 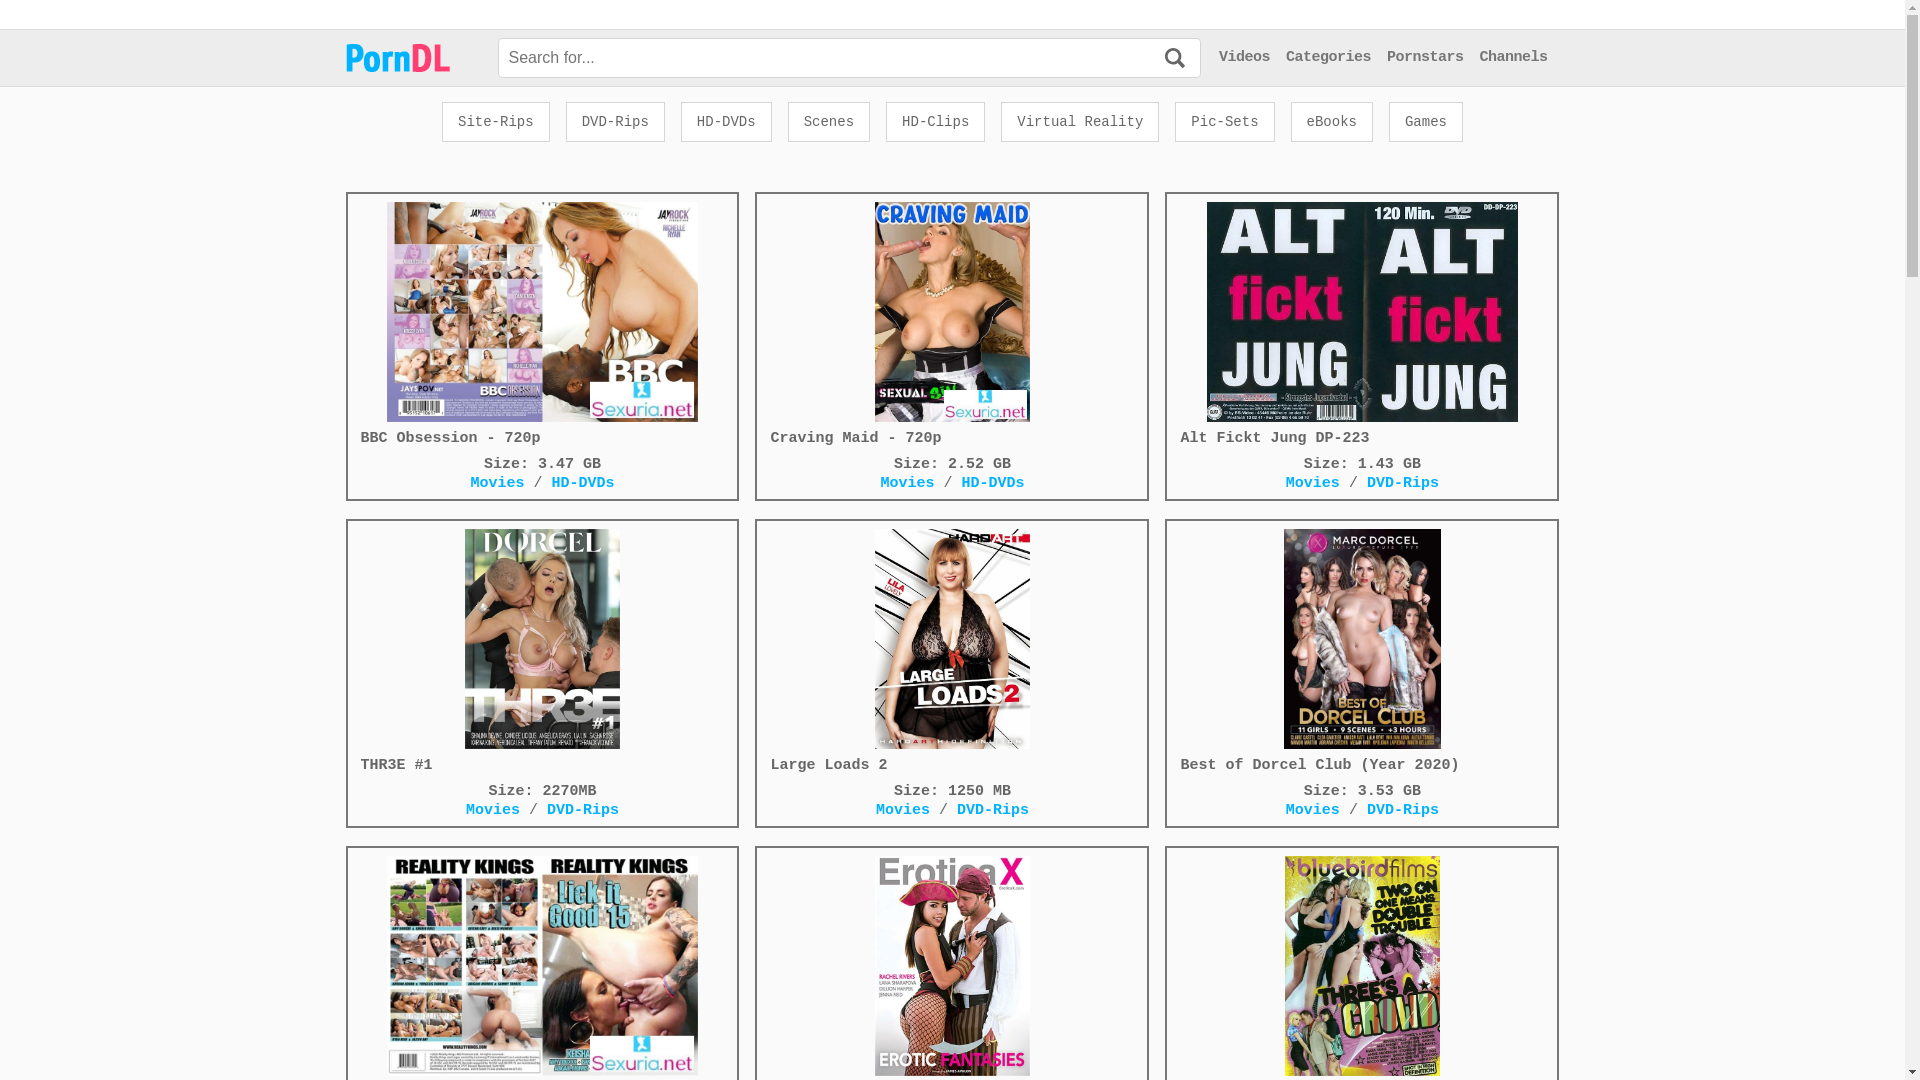 I want to click on 'Search', so click(x=1175, y=58).